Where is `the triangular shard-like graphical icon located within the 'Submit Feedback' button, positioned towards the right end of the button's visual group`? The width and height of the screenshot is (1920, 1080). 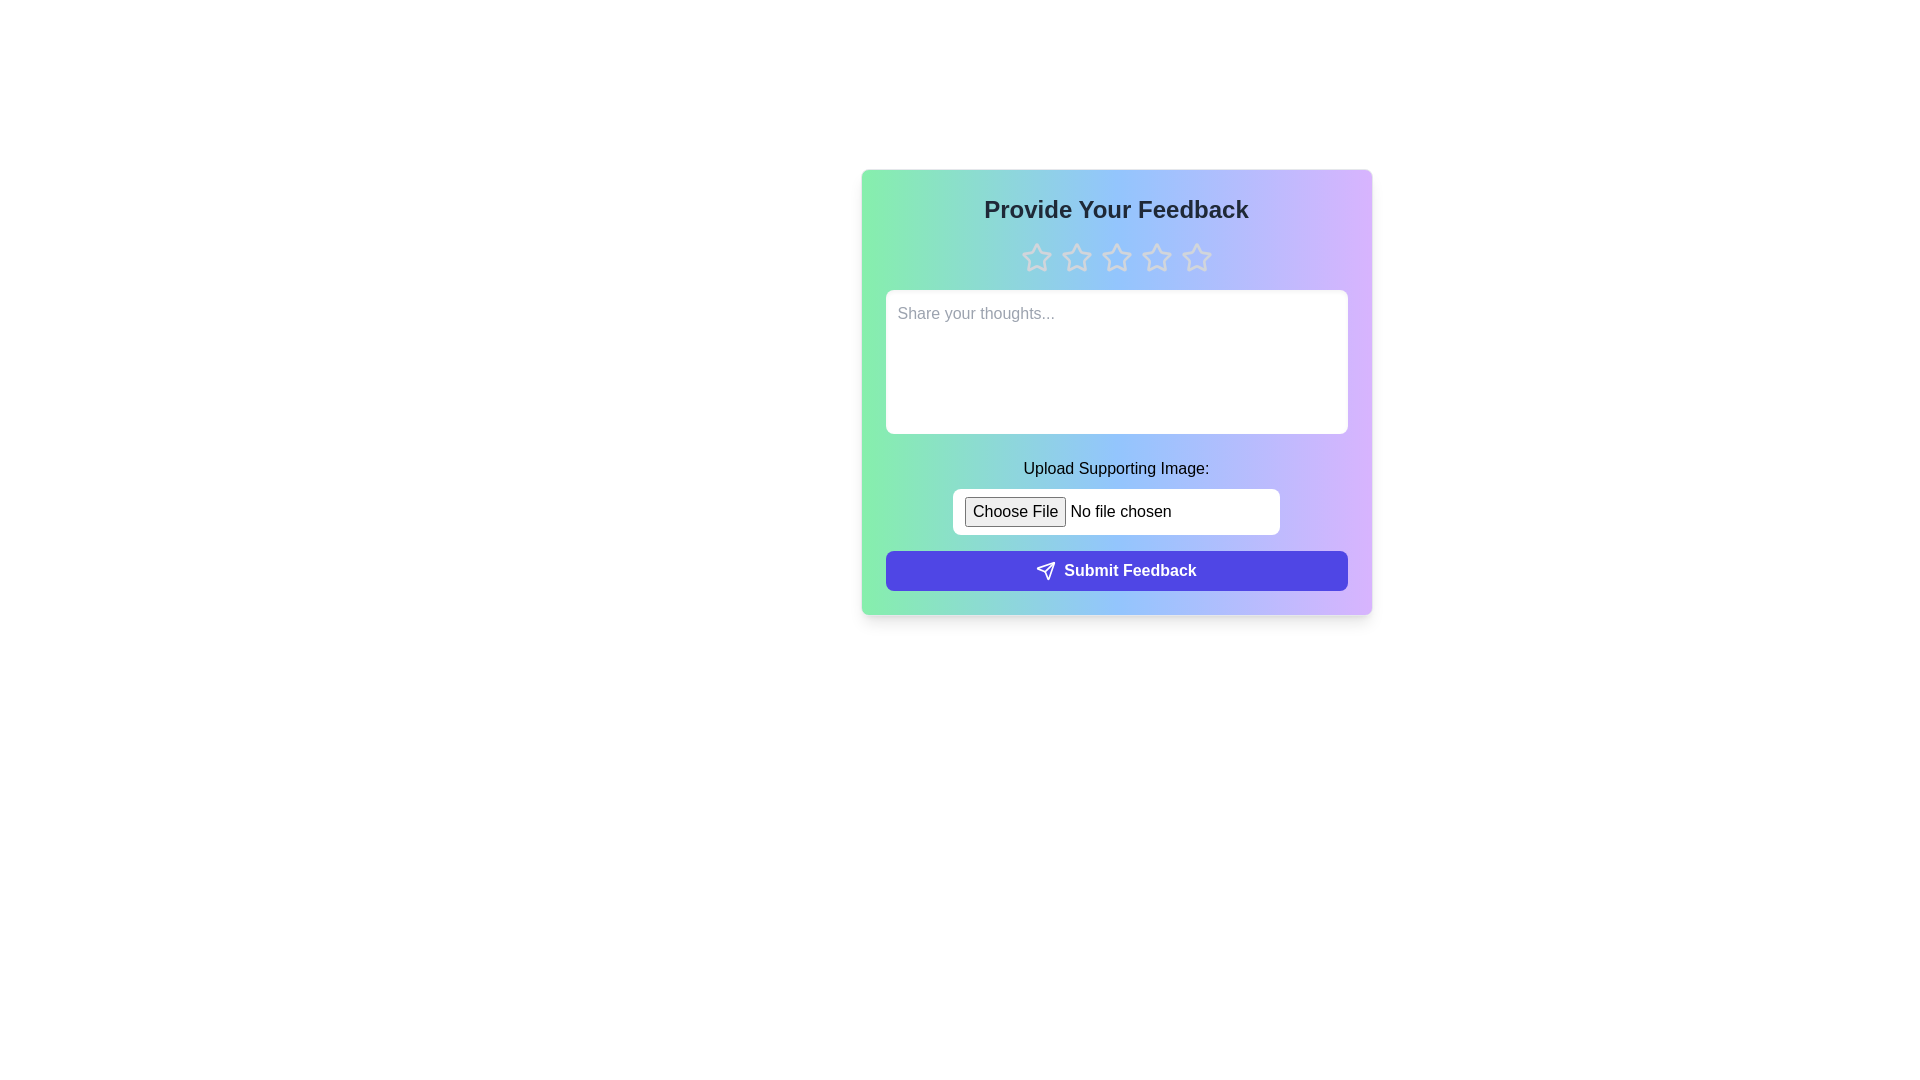 the triangular shard-like graphical icon located within the 'Submit Feedback' button, positioned towards the right end of the button's visual group is located at coordinates (1045, 570).